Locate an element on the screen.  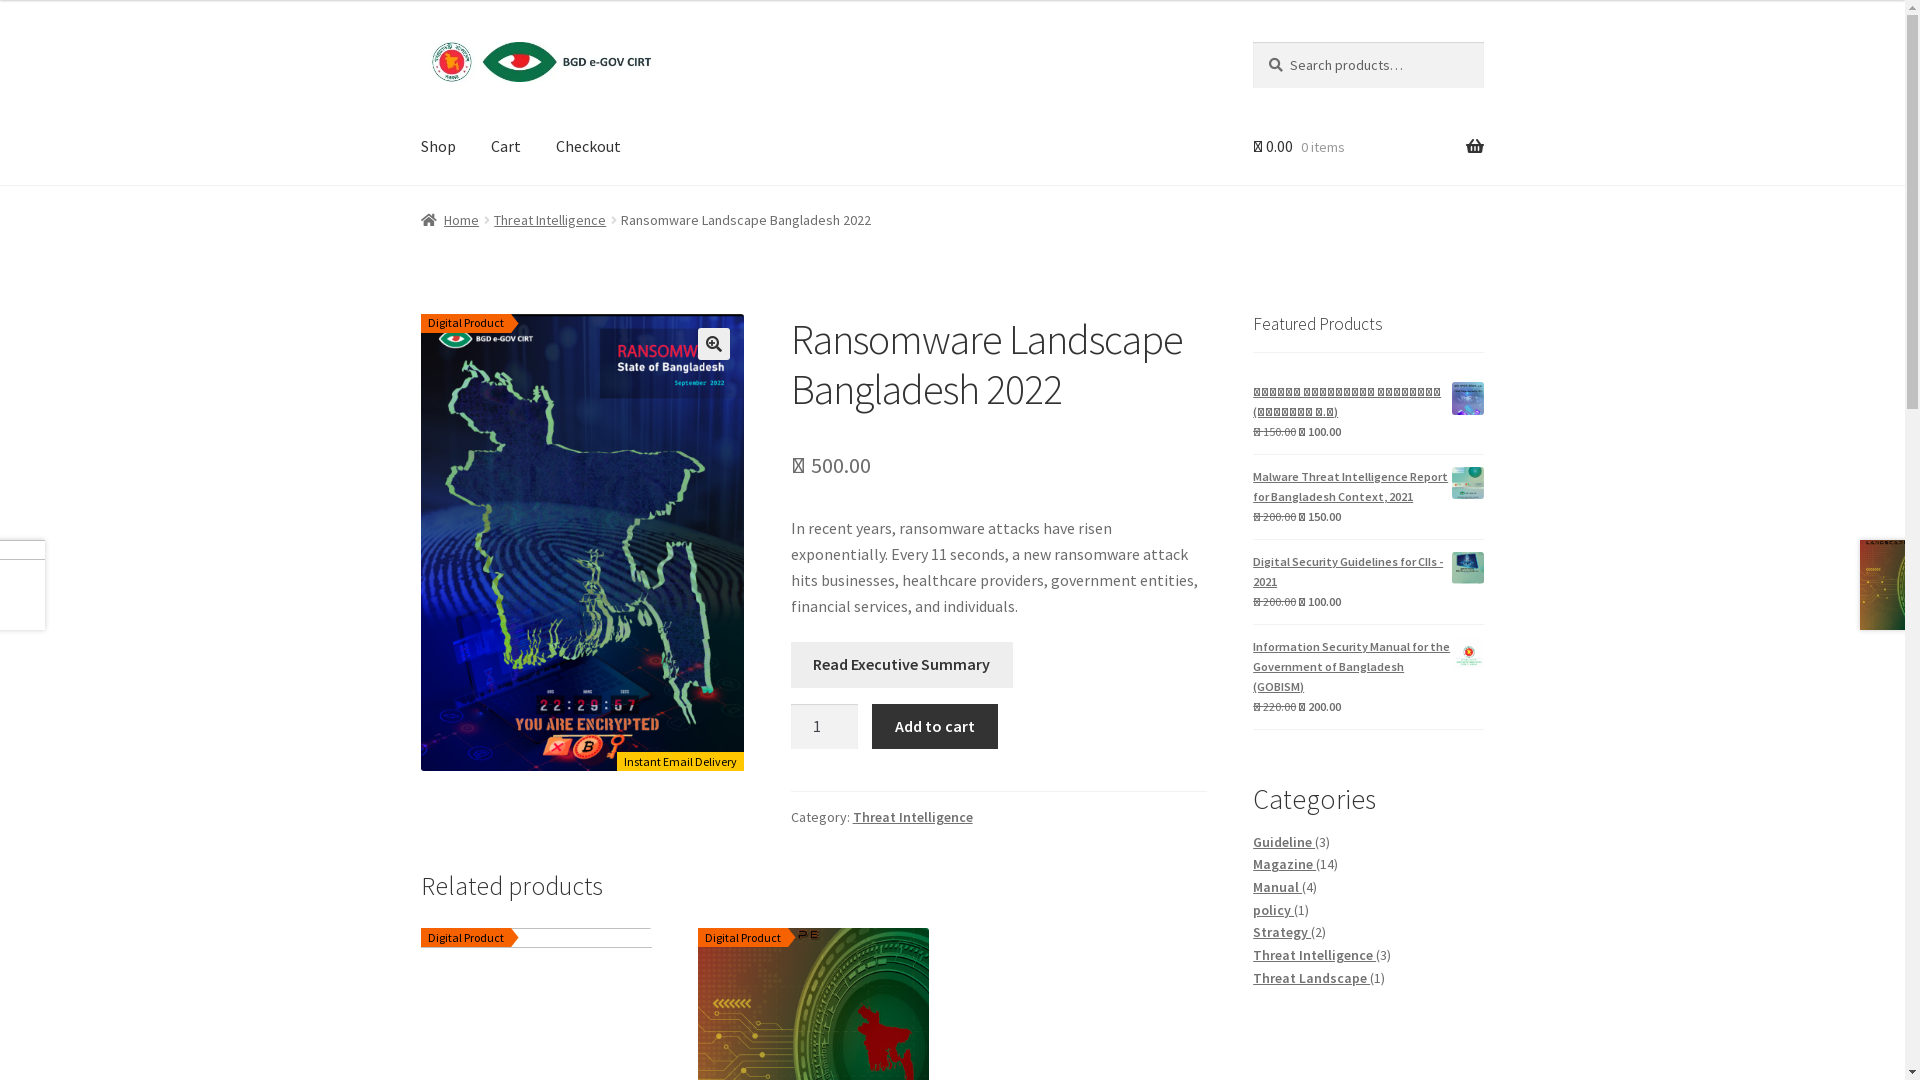
'policy' is located at coordinates (1272, 910).